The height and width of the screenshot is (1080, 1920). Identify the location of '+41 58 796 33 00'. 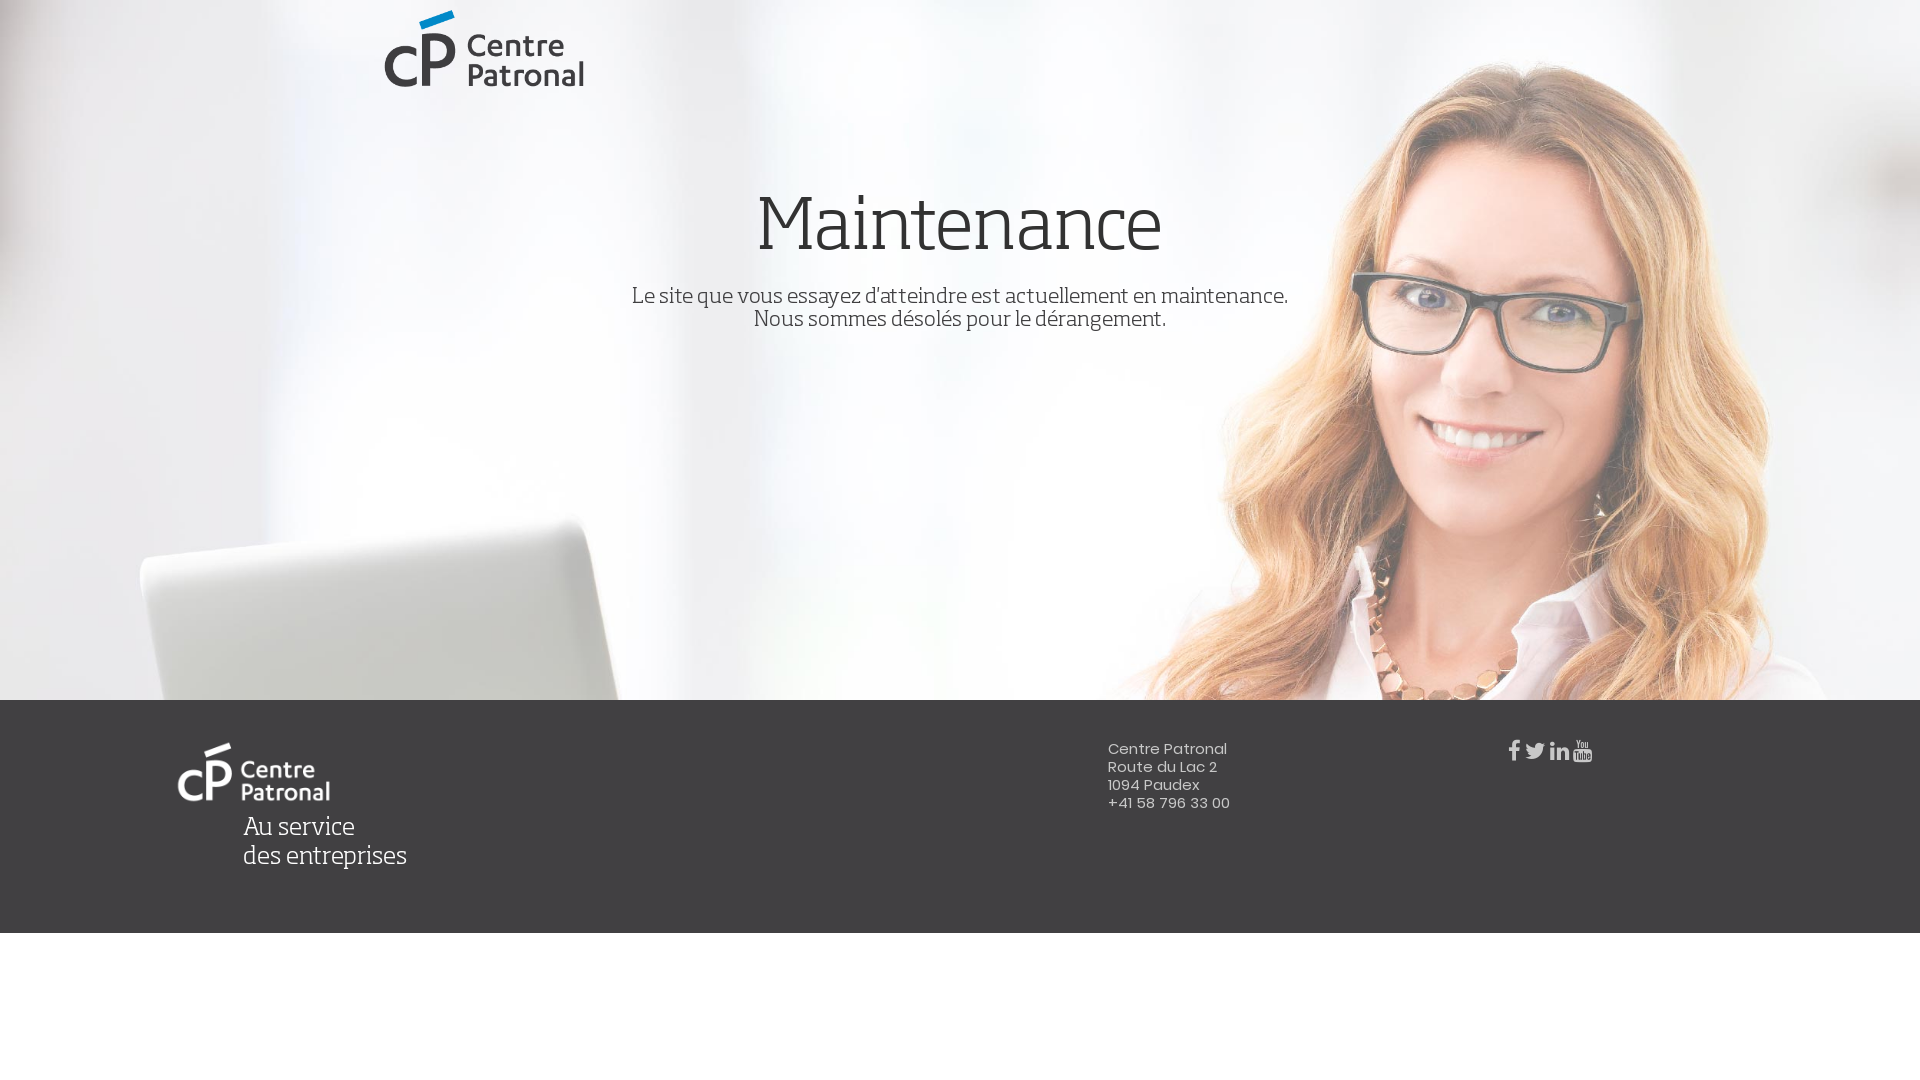
(1169, 801).